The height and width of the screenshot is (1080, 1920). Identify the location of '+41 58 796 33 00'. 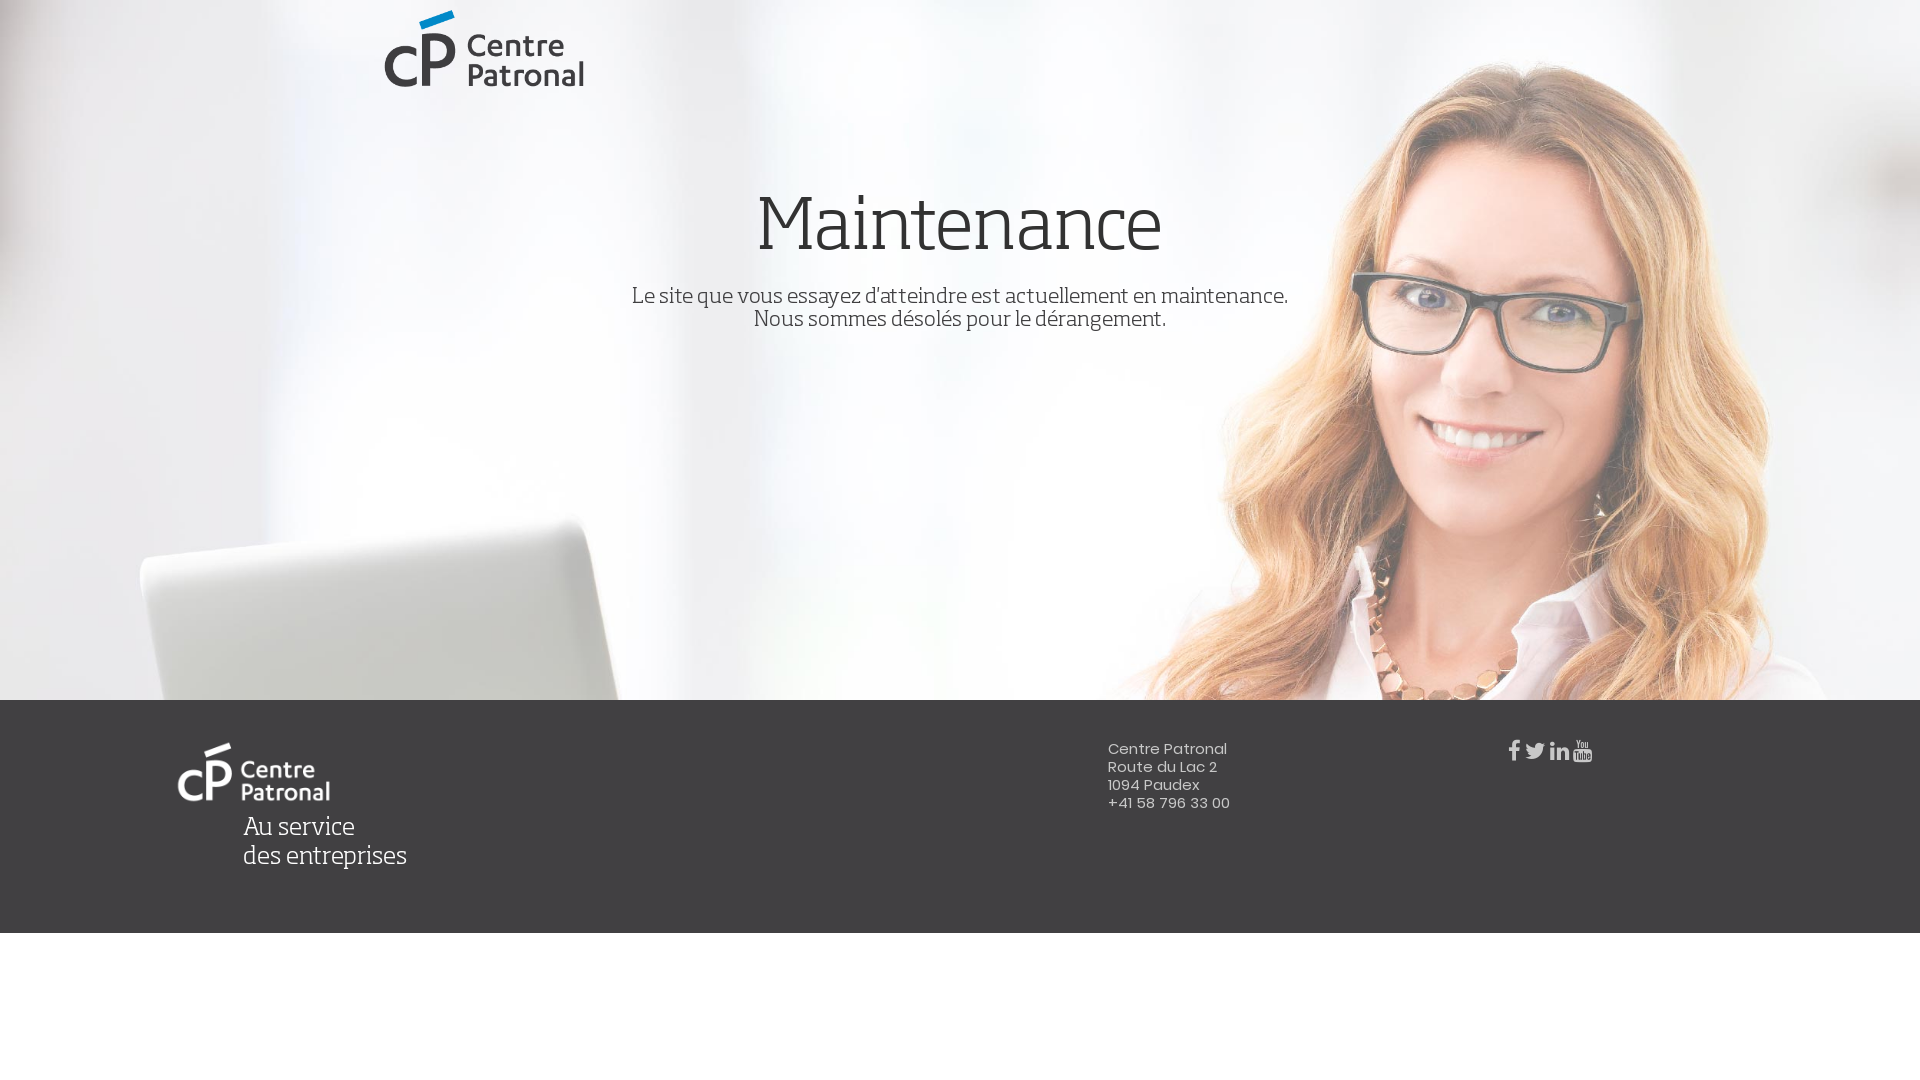
(1169, 801).